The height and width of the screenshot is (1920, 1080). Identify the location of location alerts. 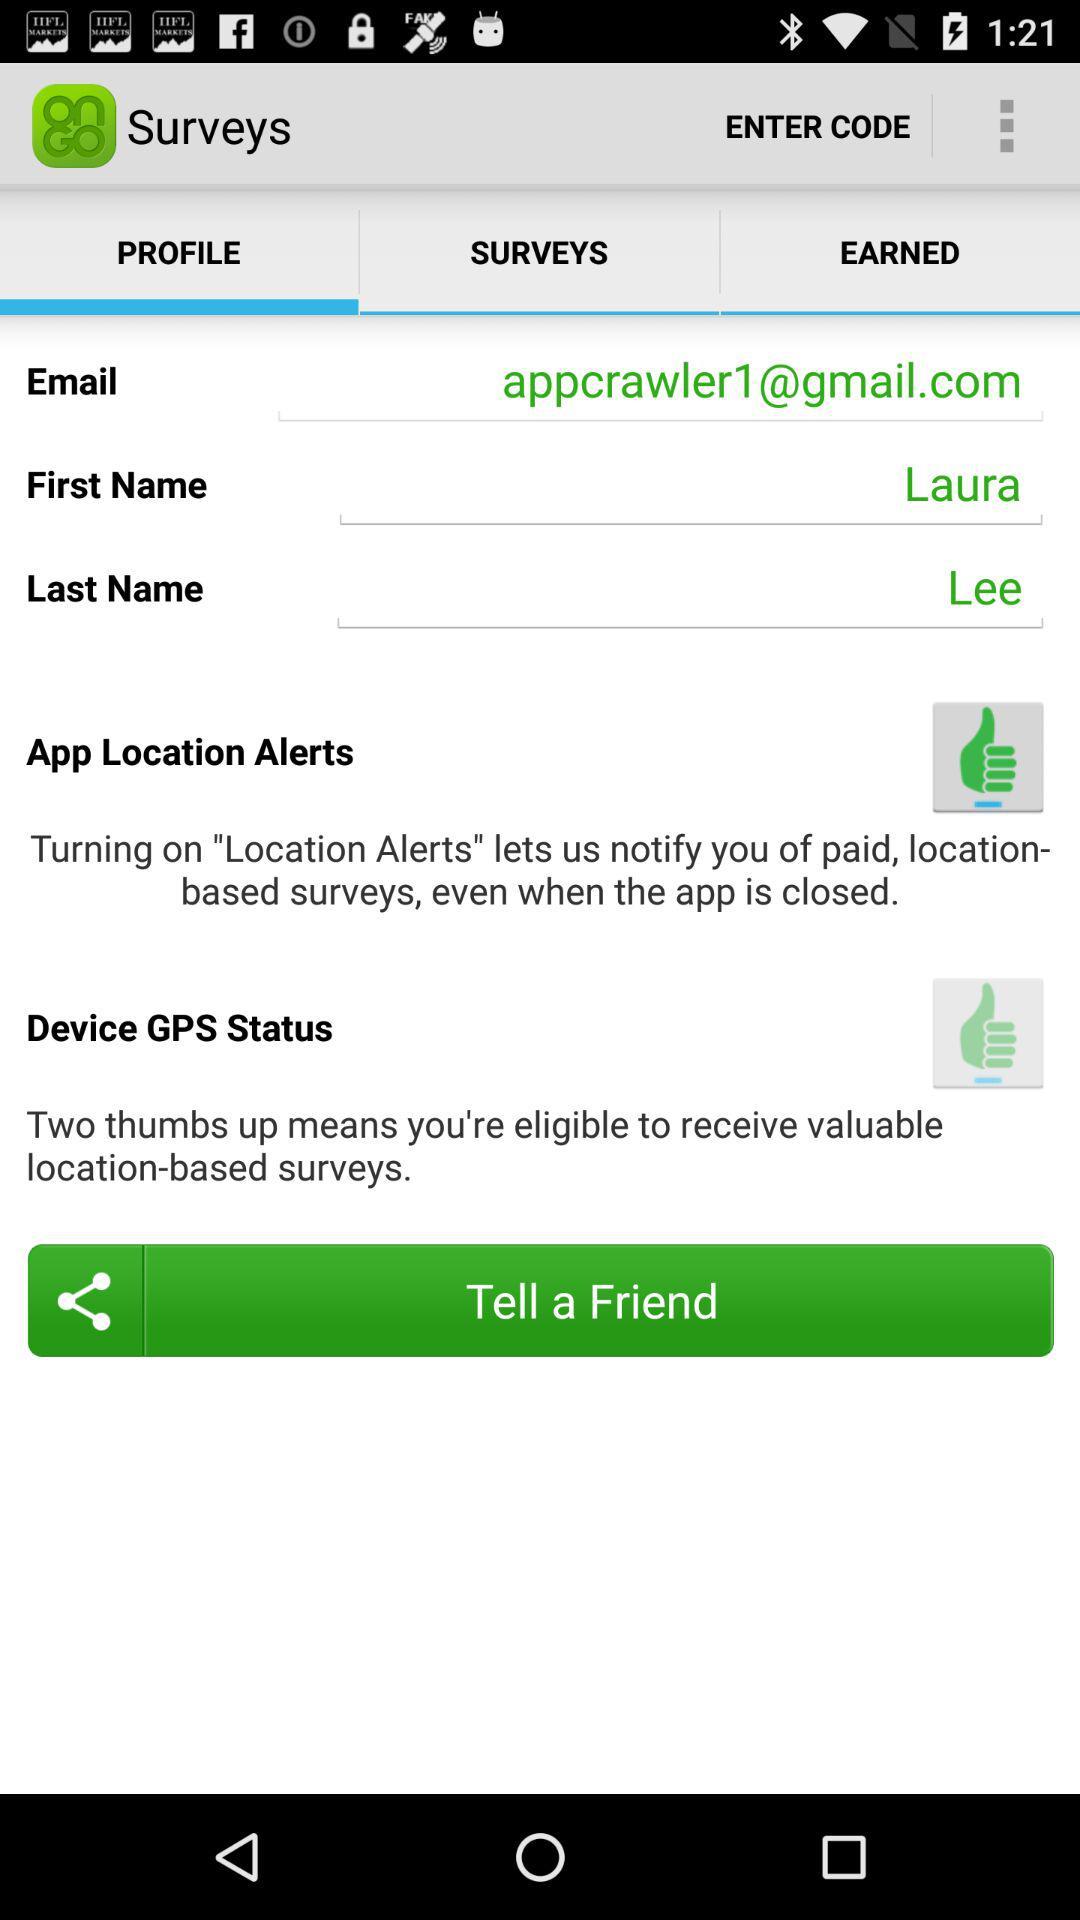
(987, 756).